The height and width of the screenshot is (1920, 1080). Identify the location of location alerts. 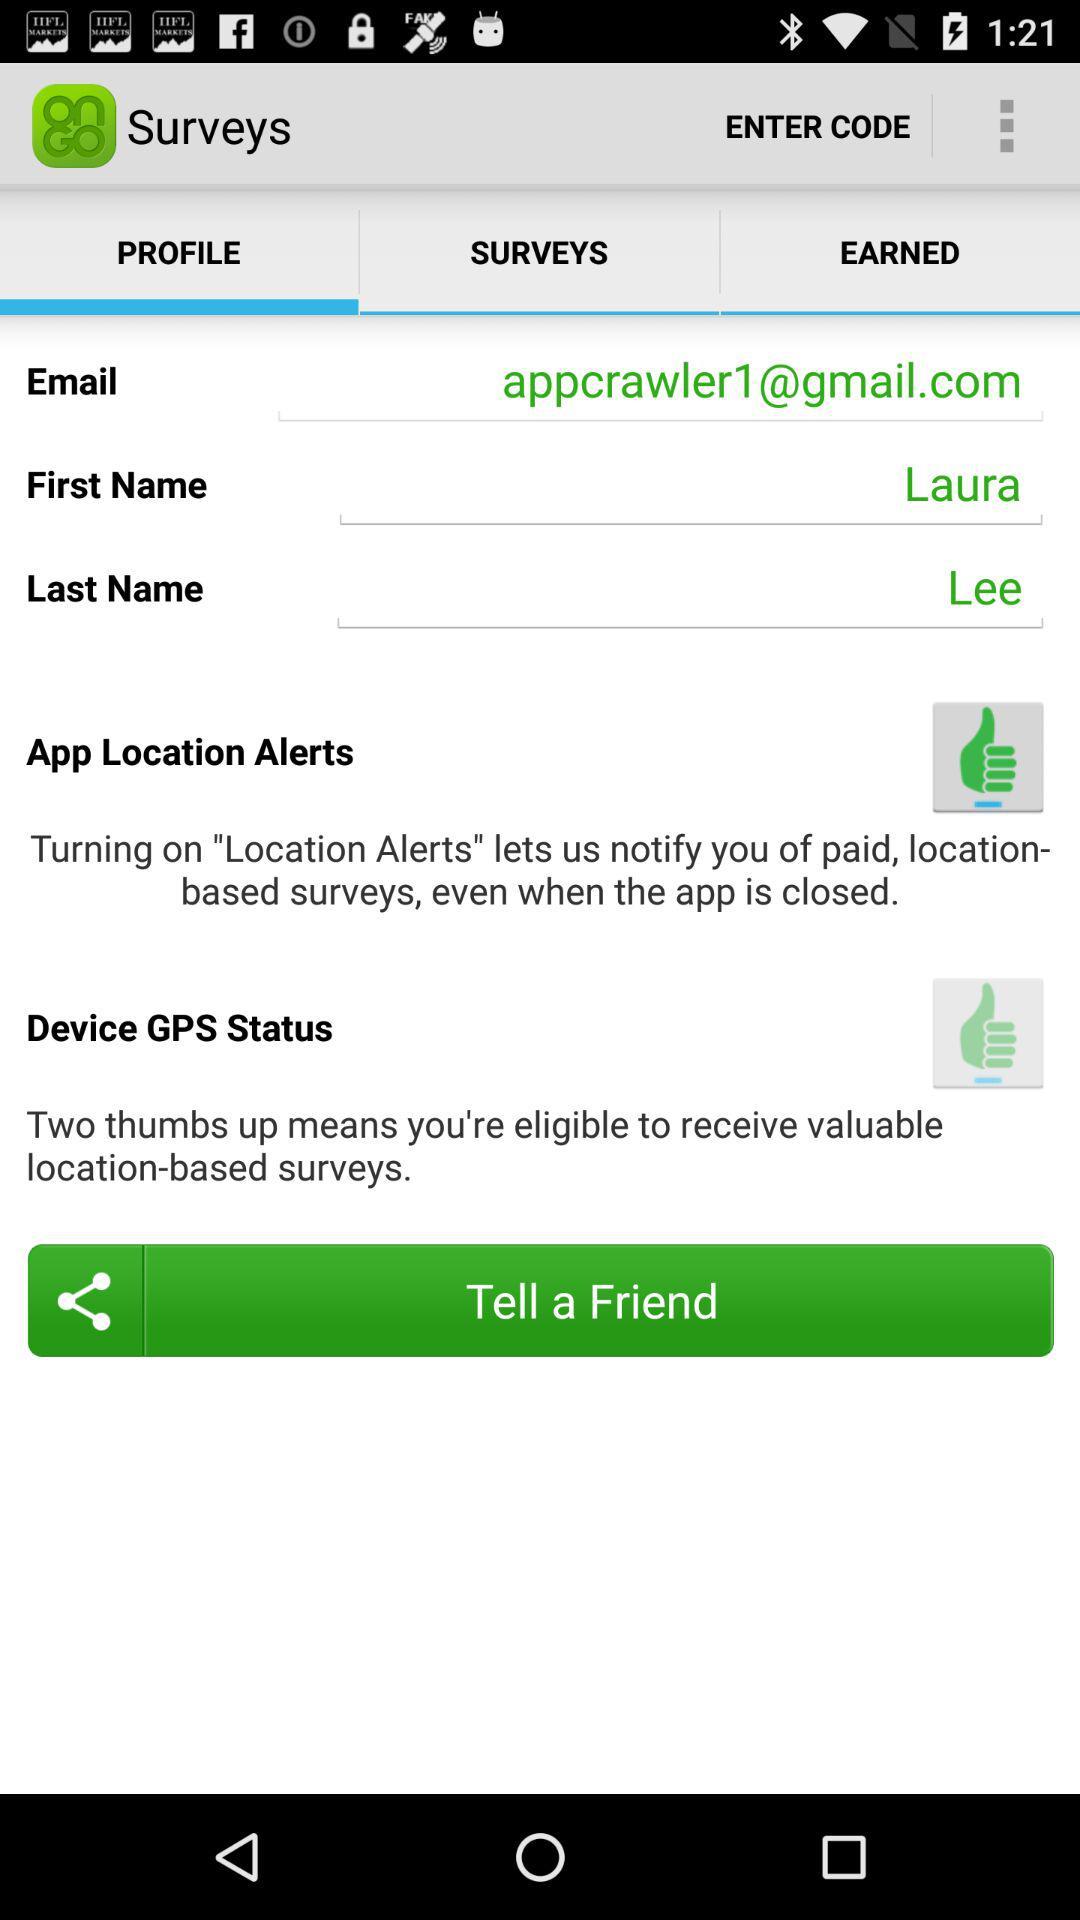
(987, 756).